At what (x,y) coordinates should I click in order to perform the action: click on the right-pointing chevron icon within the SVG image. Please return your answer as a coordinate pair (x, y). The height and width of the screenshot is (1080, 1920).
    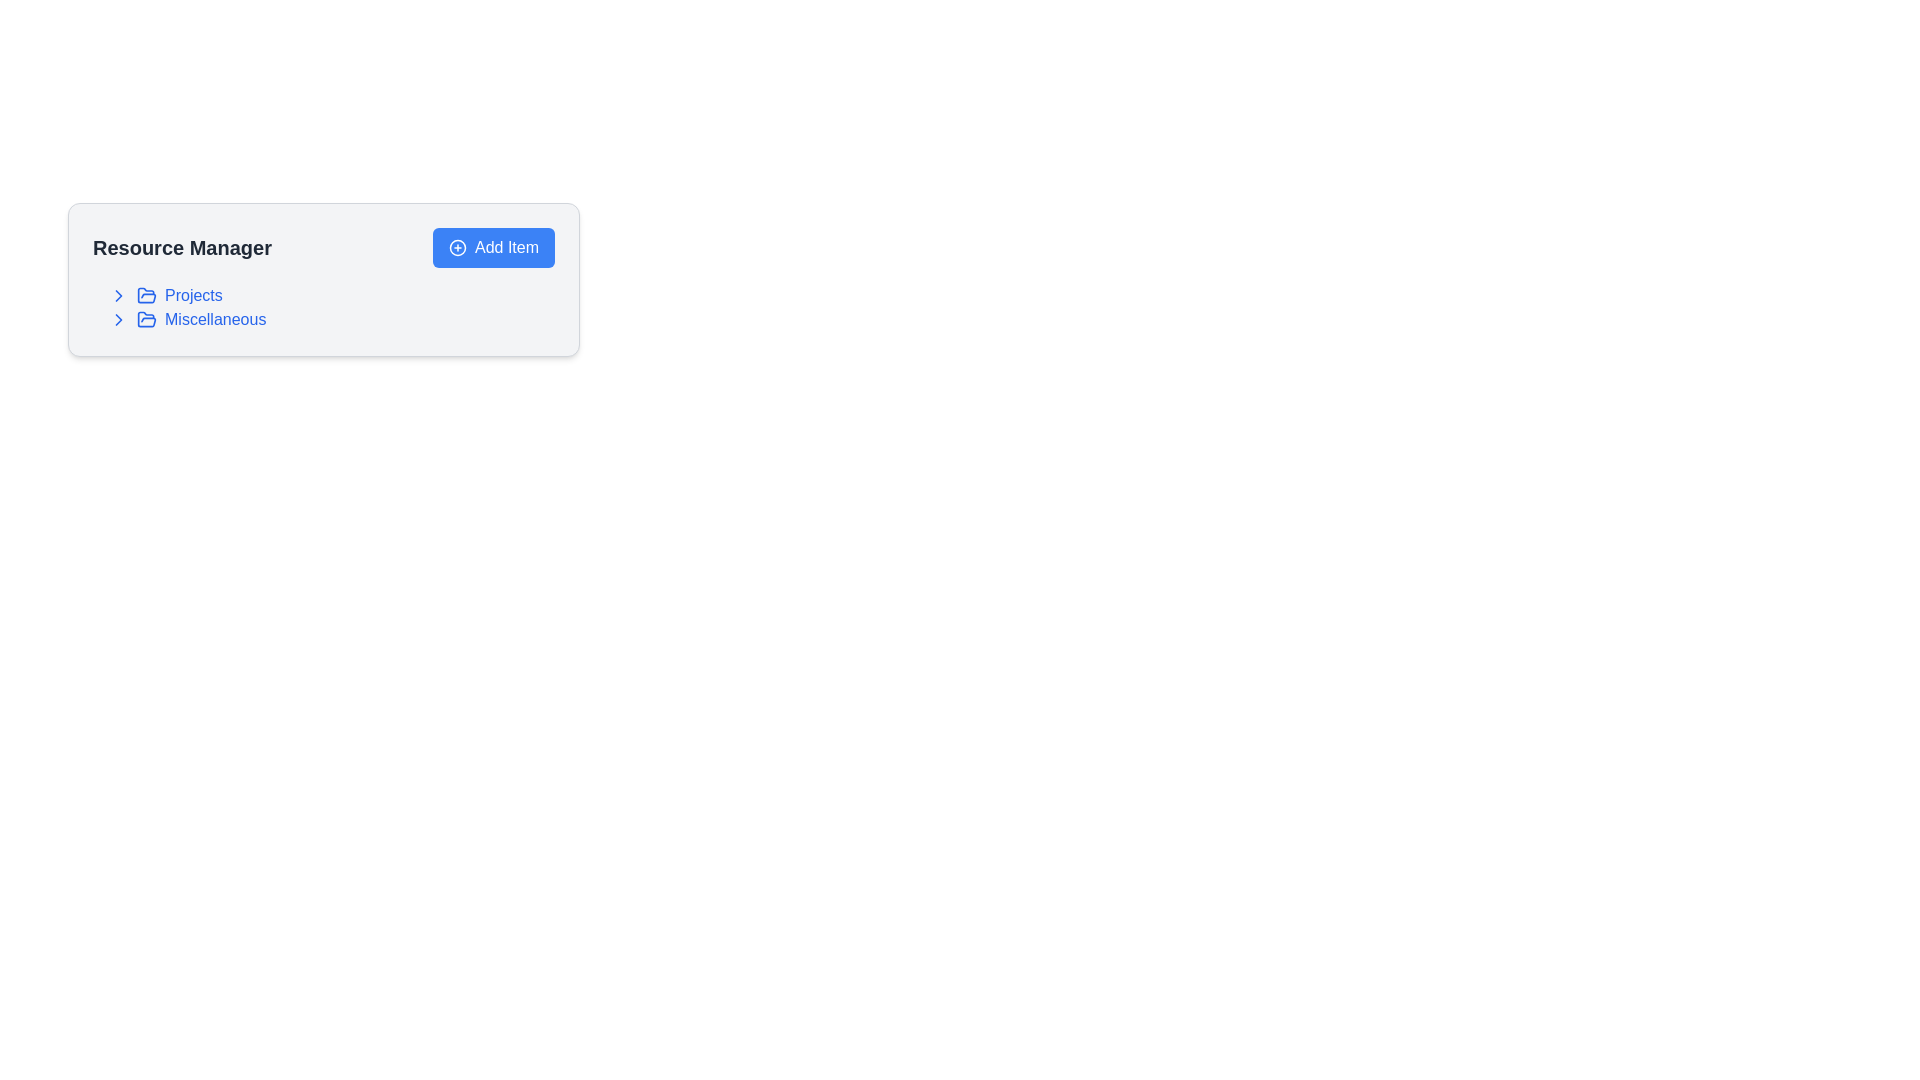
    Looking at the image, I should click on (118, 319).